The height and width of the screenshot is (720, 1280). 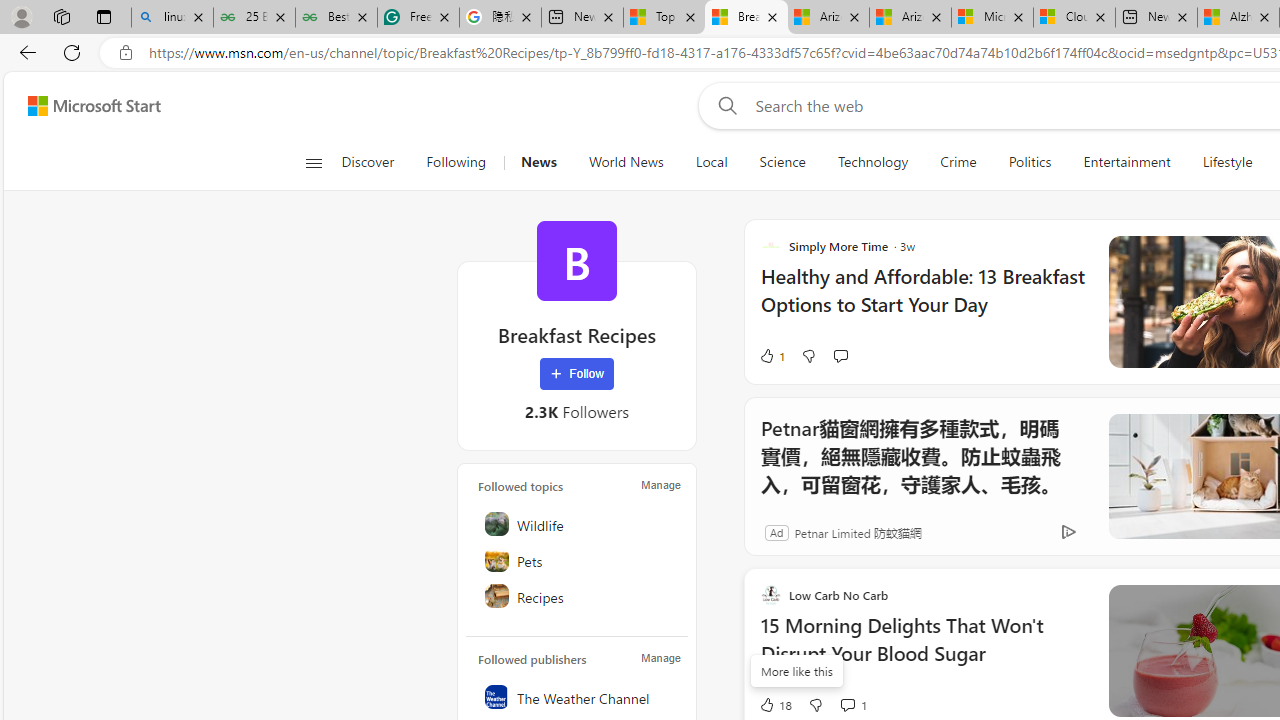 I want to click on 'Web search', so click(x=723, y=105).